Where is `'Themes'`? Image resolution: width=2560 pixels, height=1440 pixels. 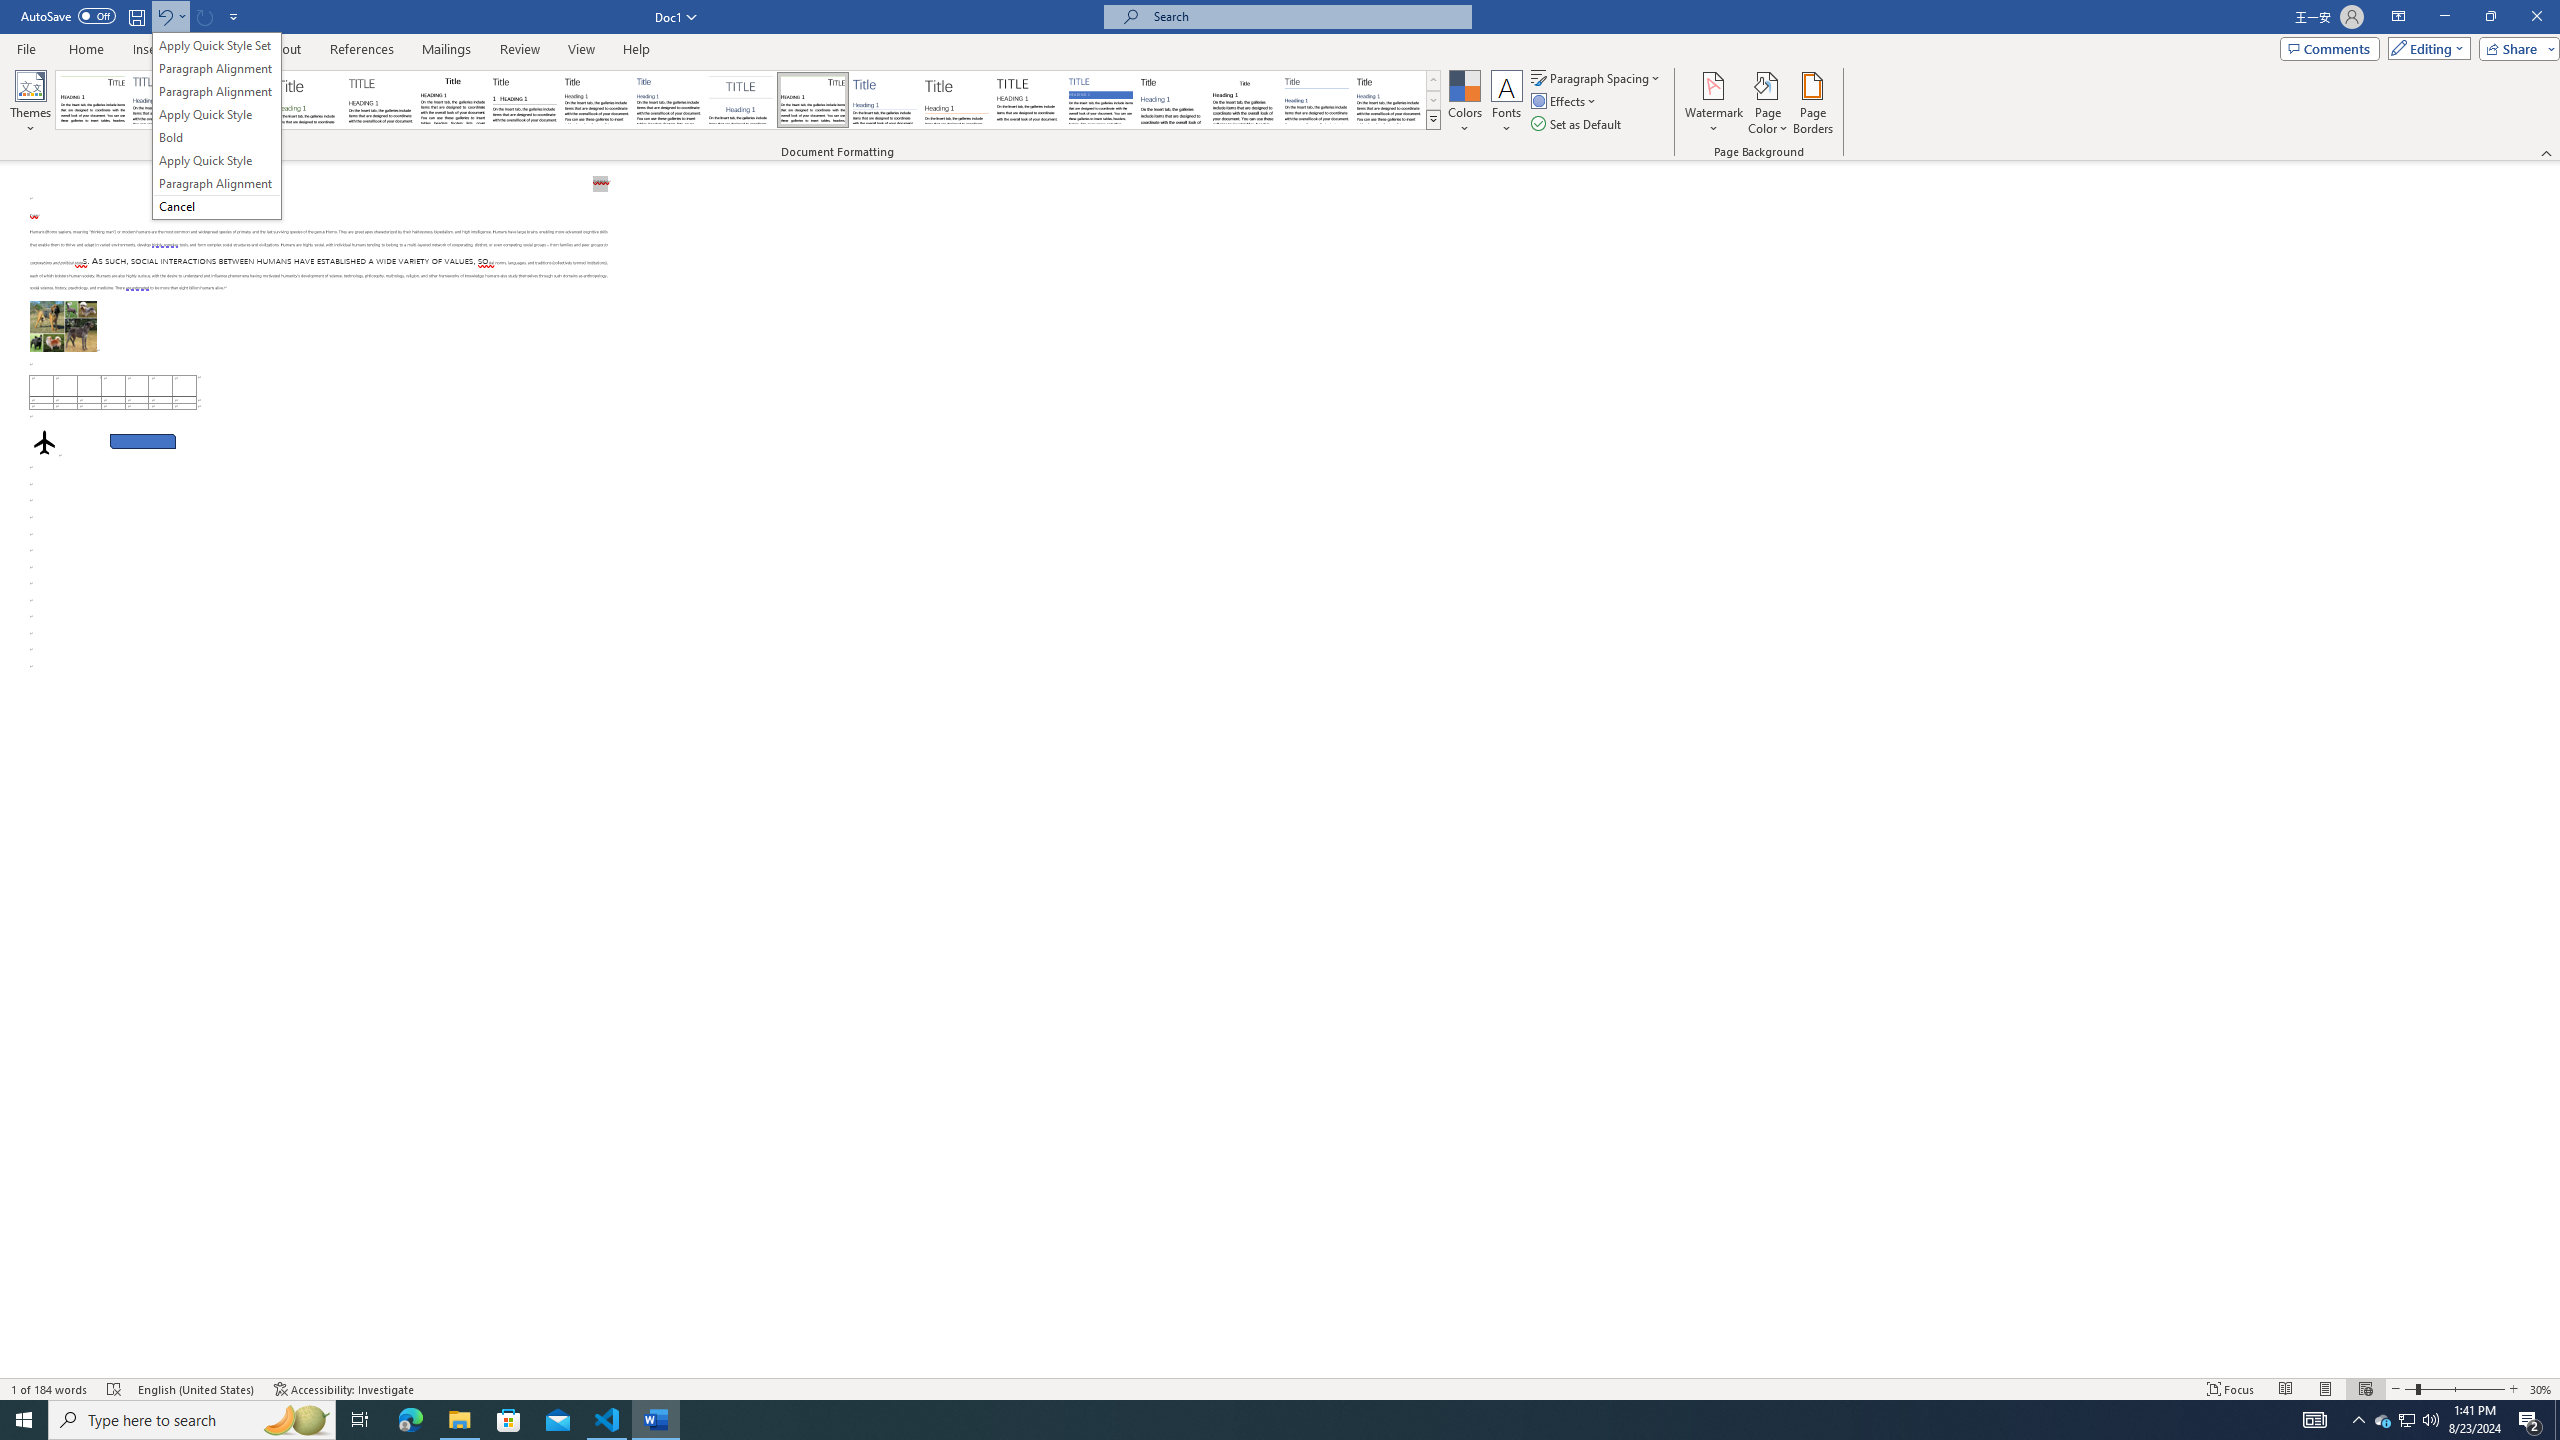
'Themes' is located at coordinates (29, 103).